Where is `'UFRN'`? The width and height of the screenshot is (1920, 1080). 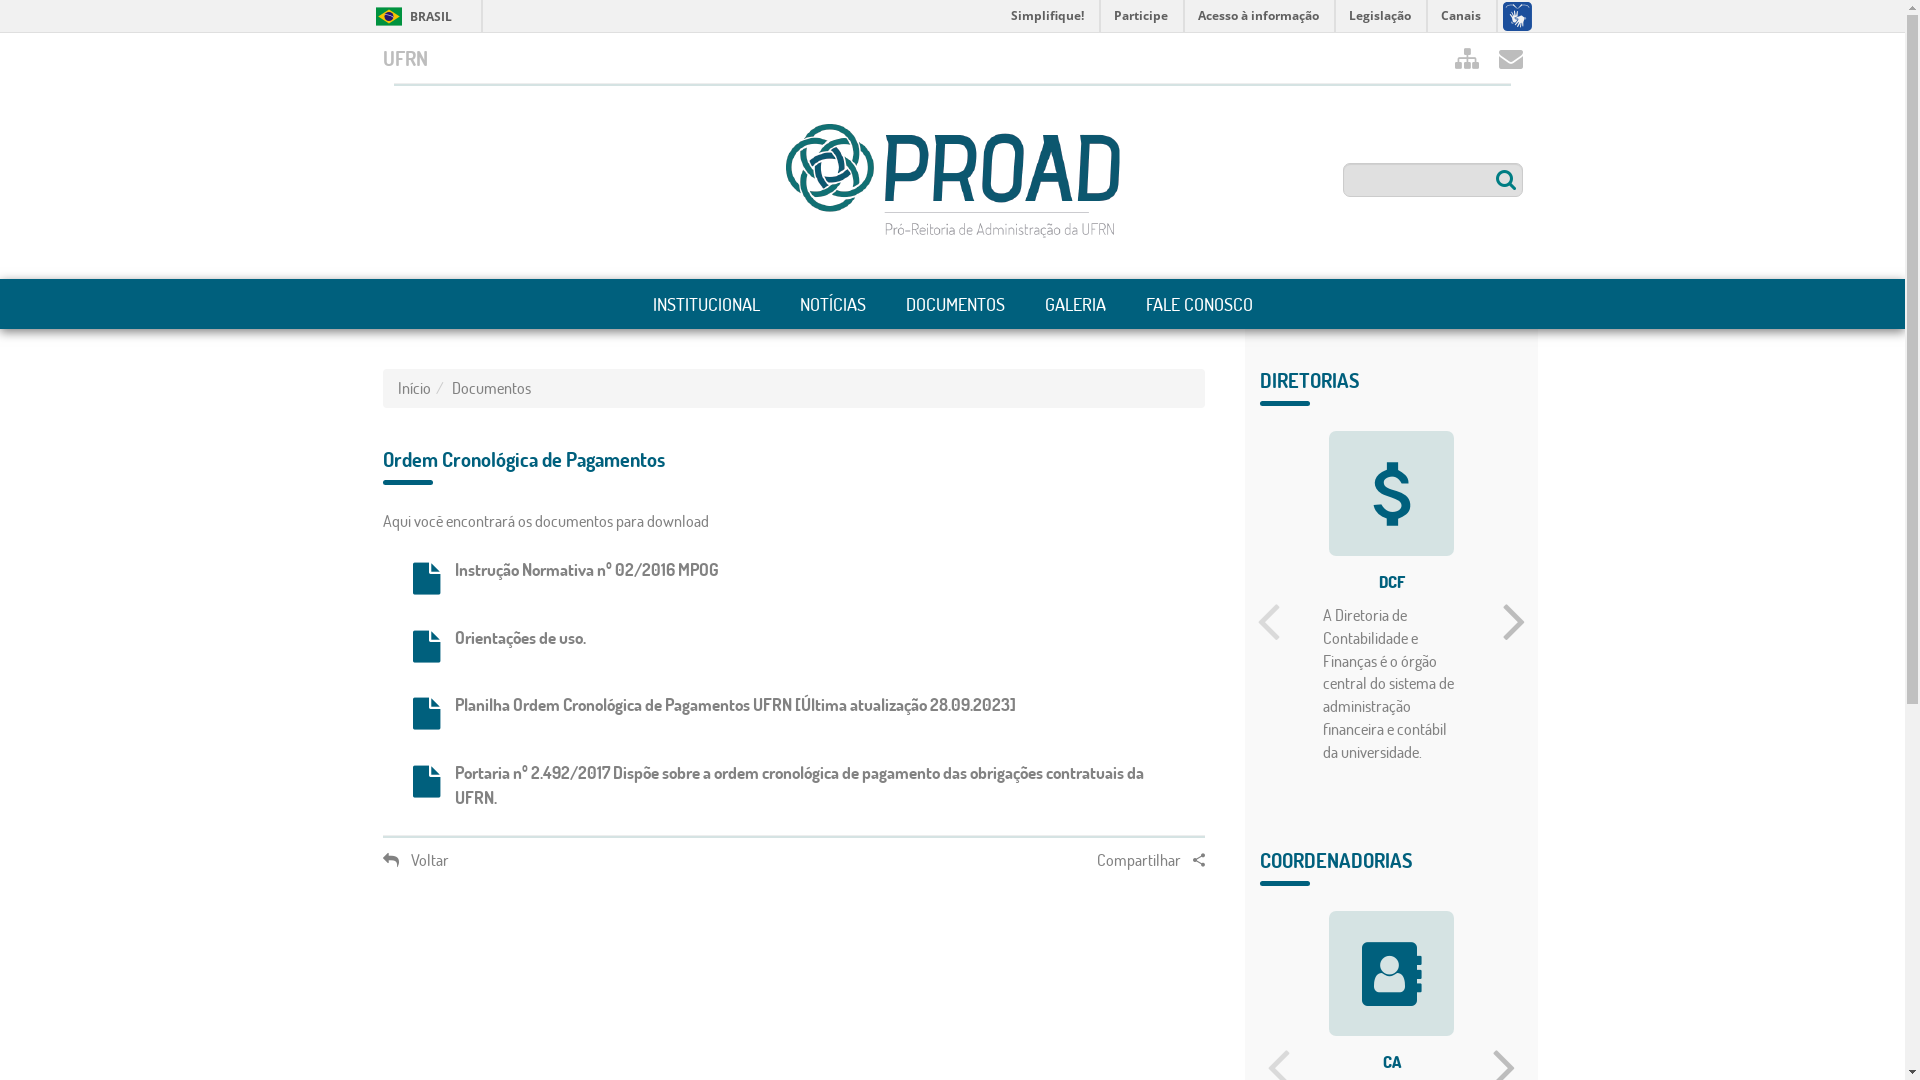
'UFRN' is located at coordinates (403, 56).